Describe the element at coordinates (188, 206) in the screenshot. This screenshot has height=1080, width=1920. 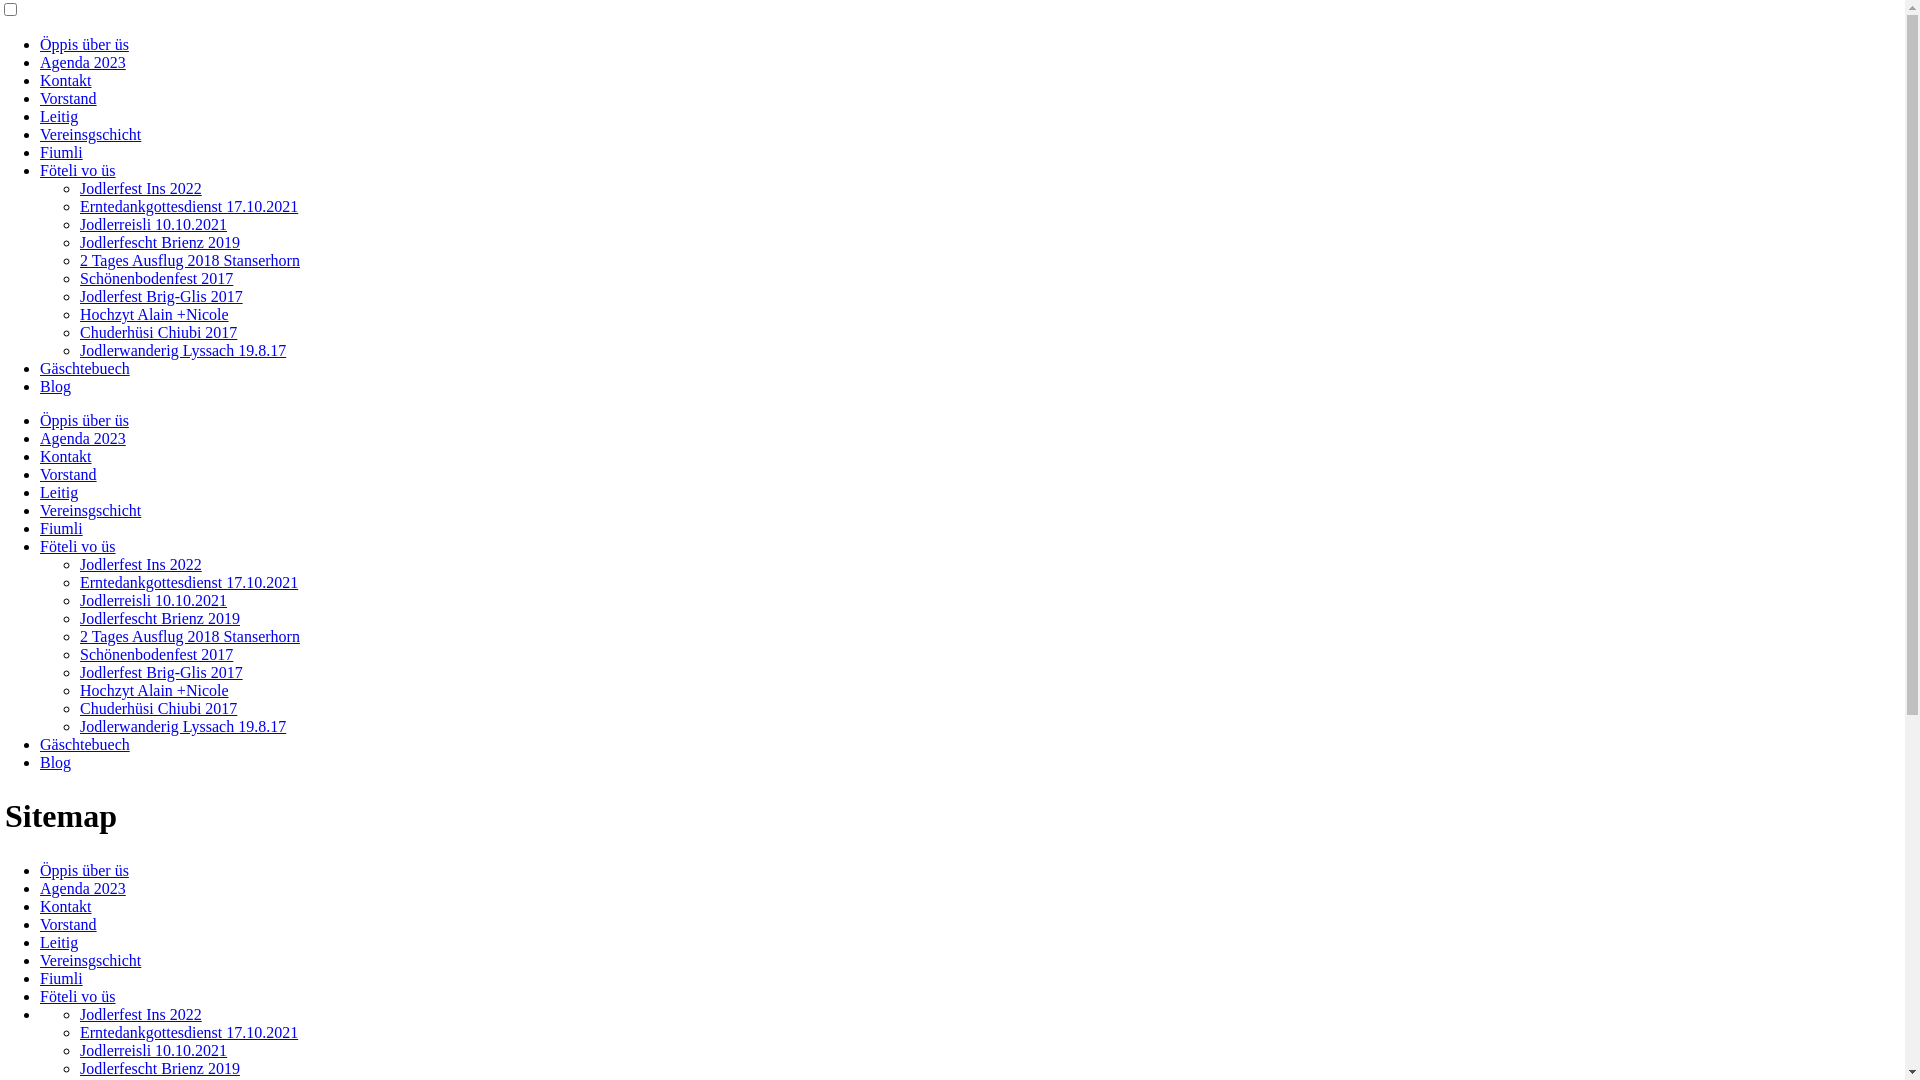
I see `'Erntedankgottesdienst 17.10.2021'` at that location.